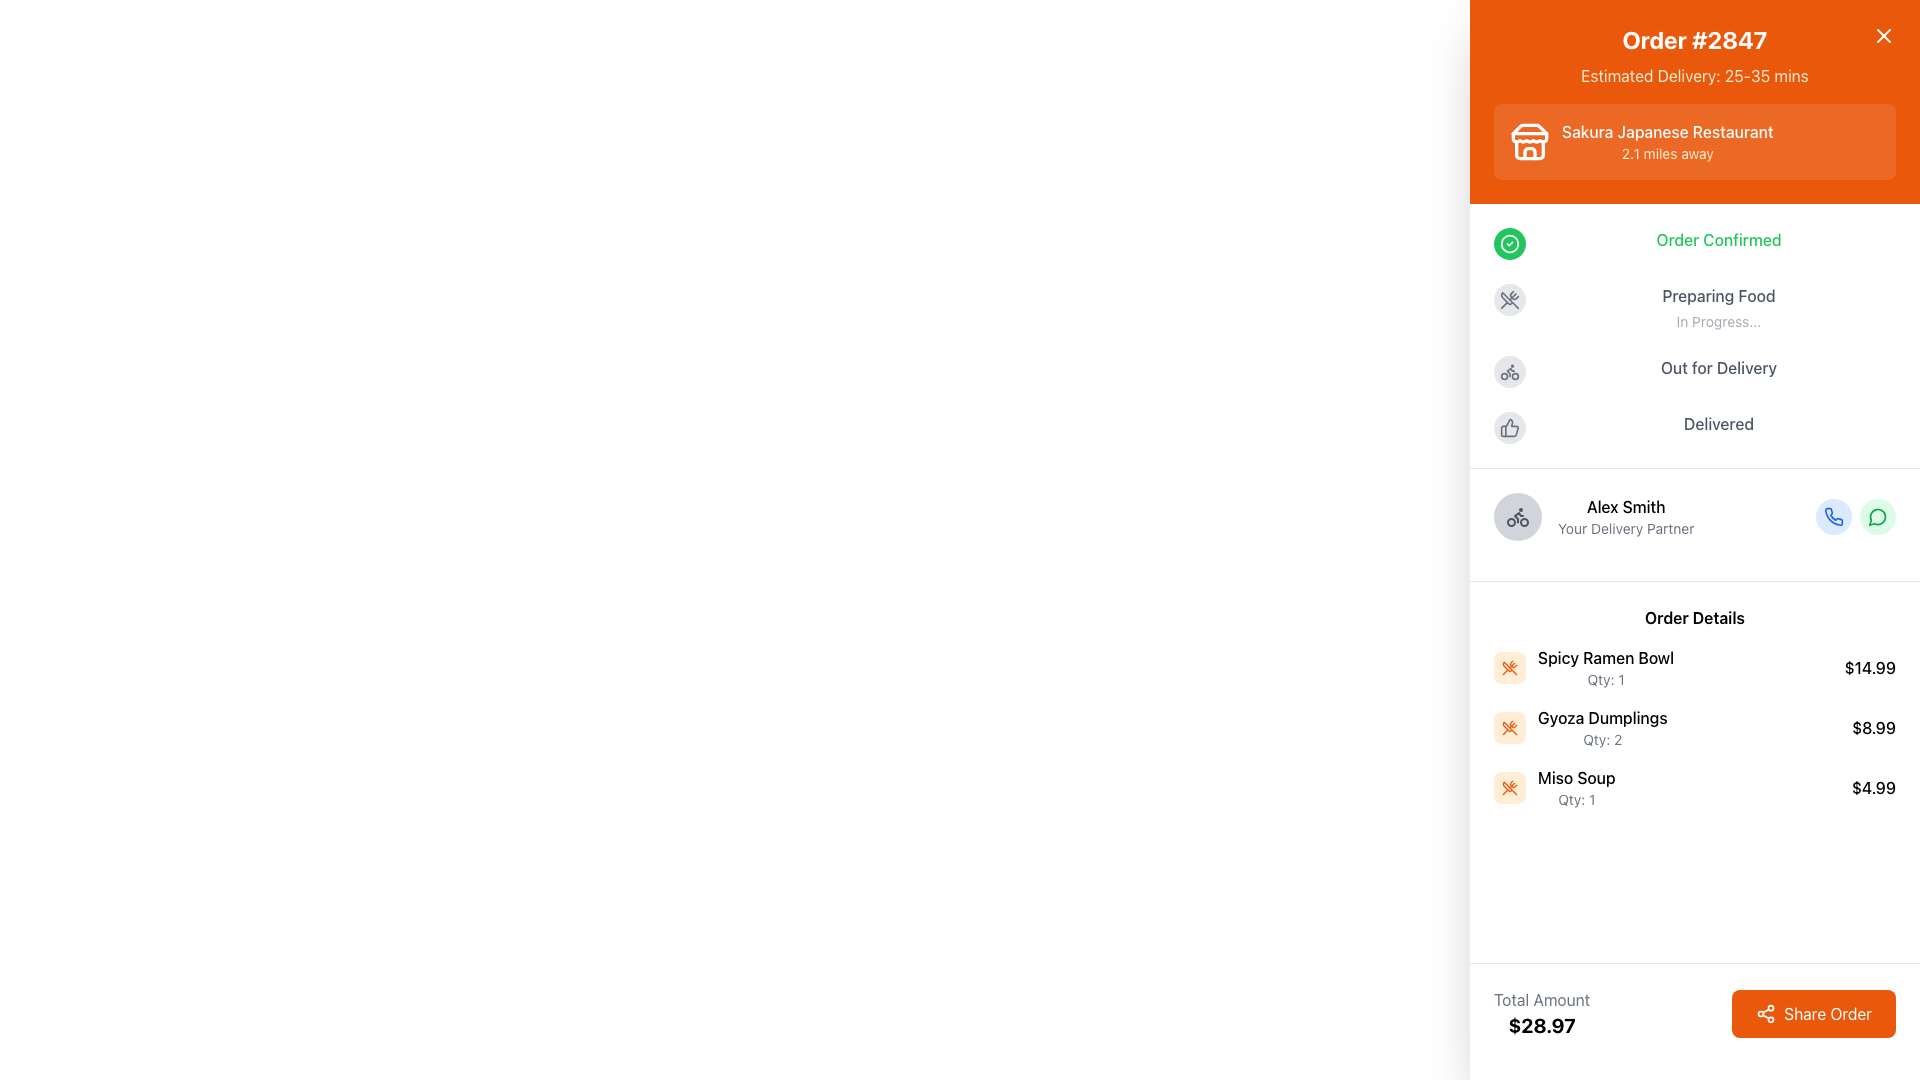 The width and height of the screenshot is (1920, 1080). I want to click on the text label displaying the cost for 'Gyoza Dumplings' in the 'Order Details' section, located horizontally aligned with other price values, so click(1873, 728).